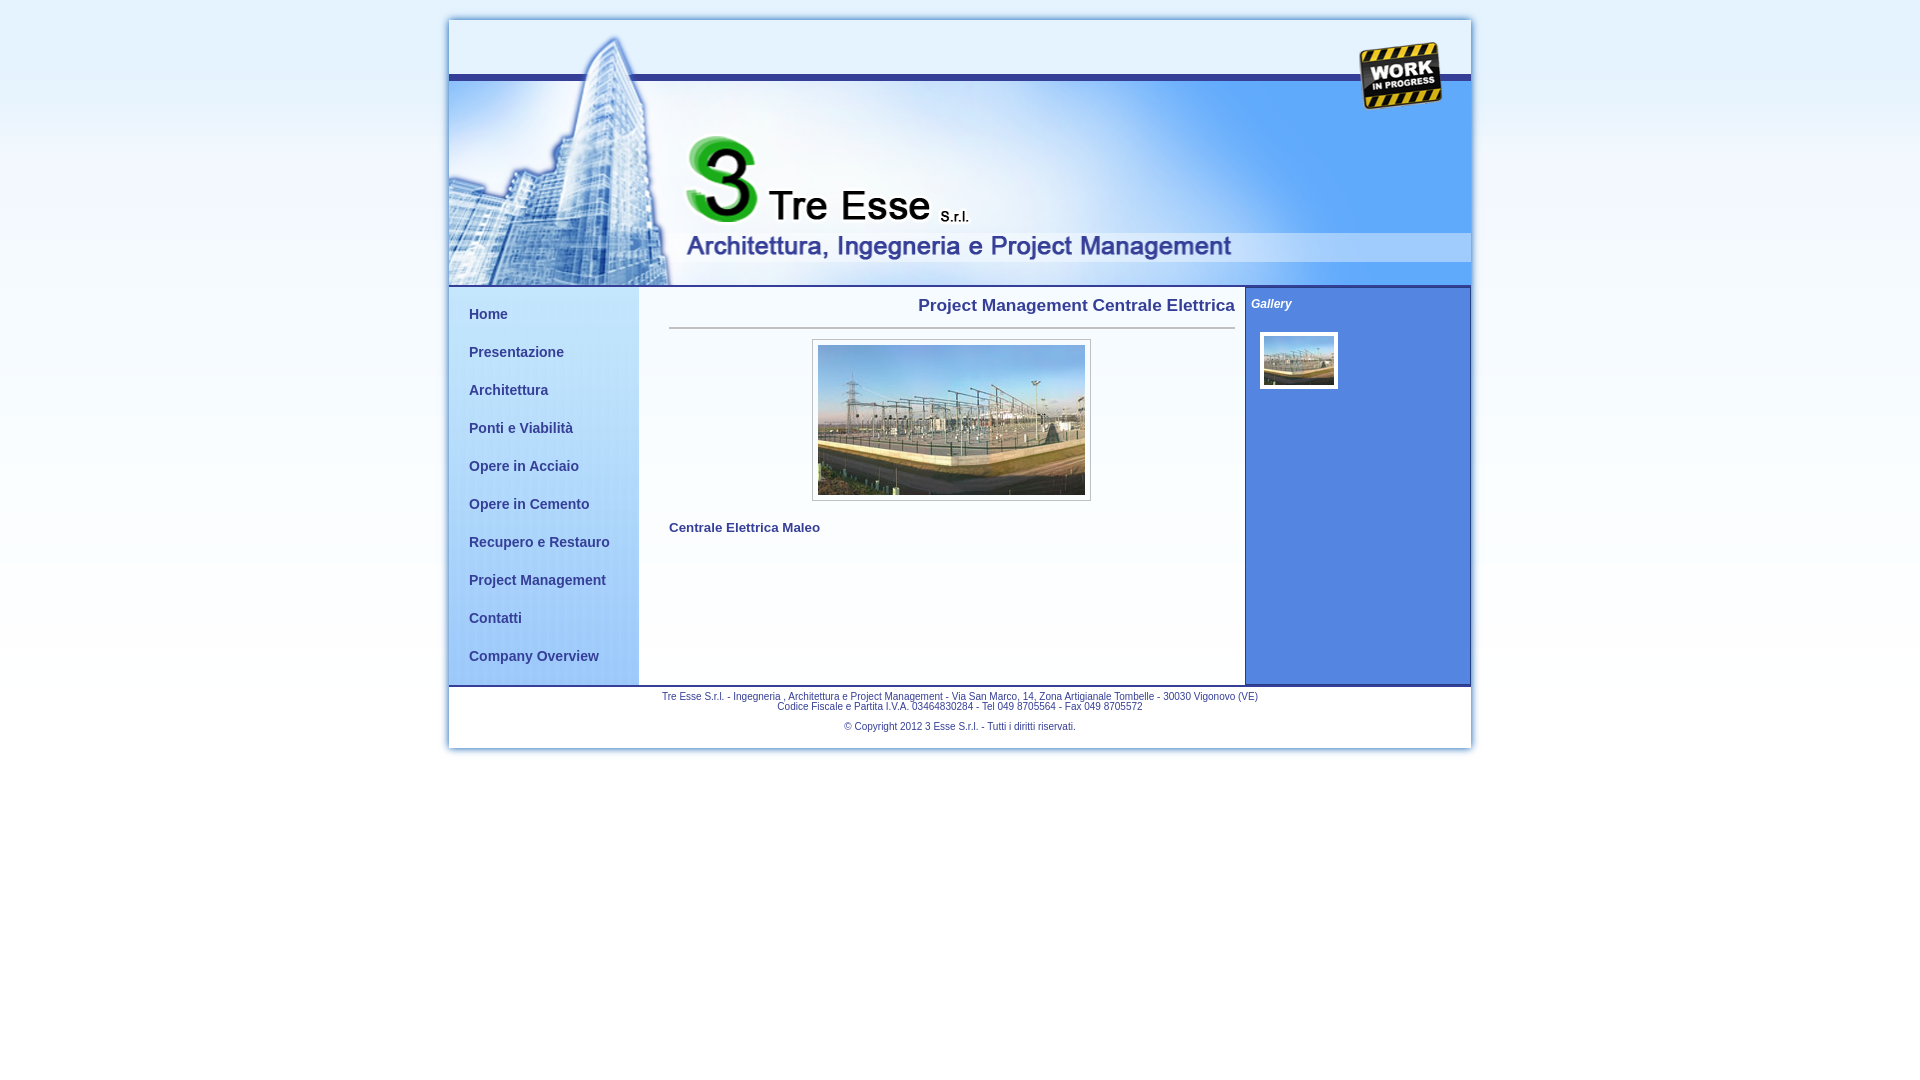  Describe the element at coordinates (1299, 360) in the screenshot. I see `'Foto Project Management Centrale Elettrica di Maleo'` at that location.